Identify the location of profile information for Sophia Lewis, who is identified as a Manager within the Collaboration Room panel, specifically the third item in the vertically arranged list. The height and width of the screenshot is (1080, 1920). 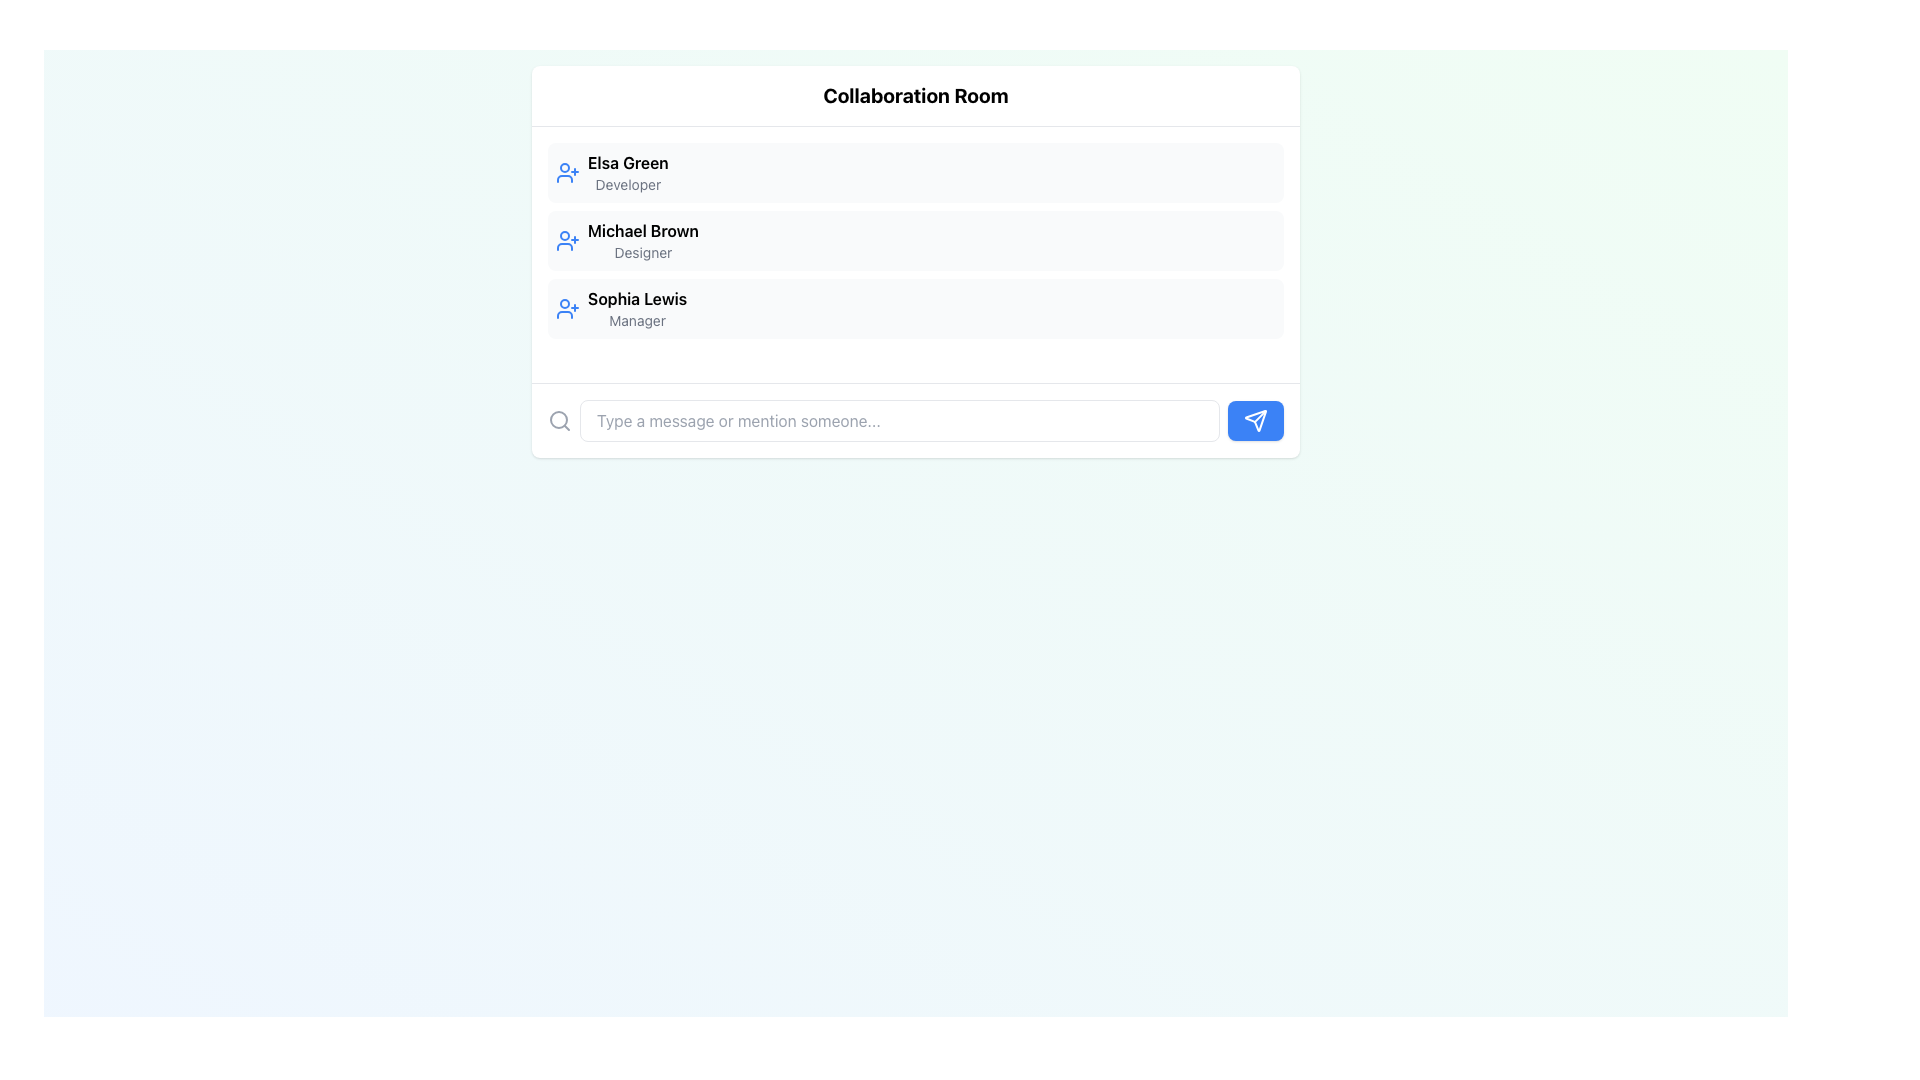
(636, 308).